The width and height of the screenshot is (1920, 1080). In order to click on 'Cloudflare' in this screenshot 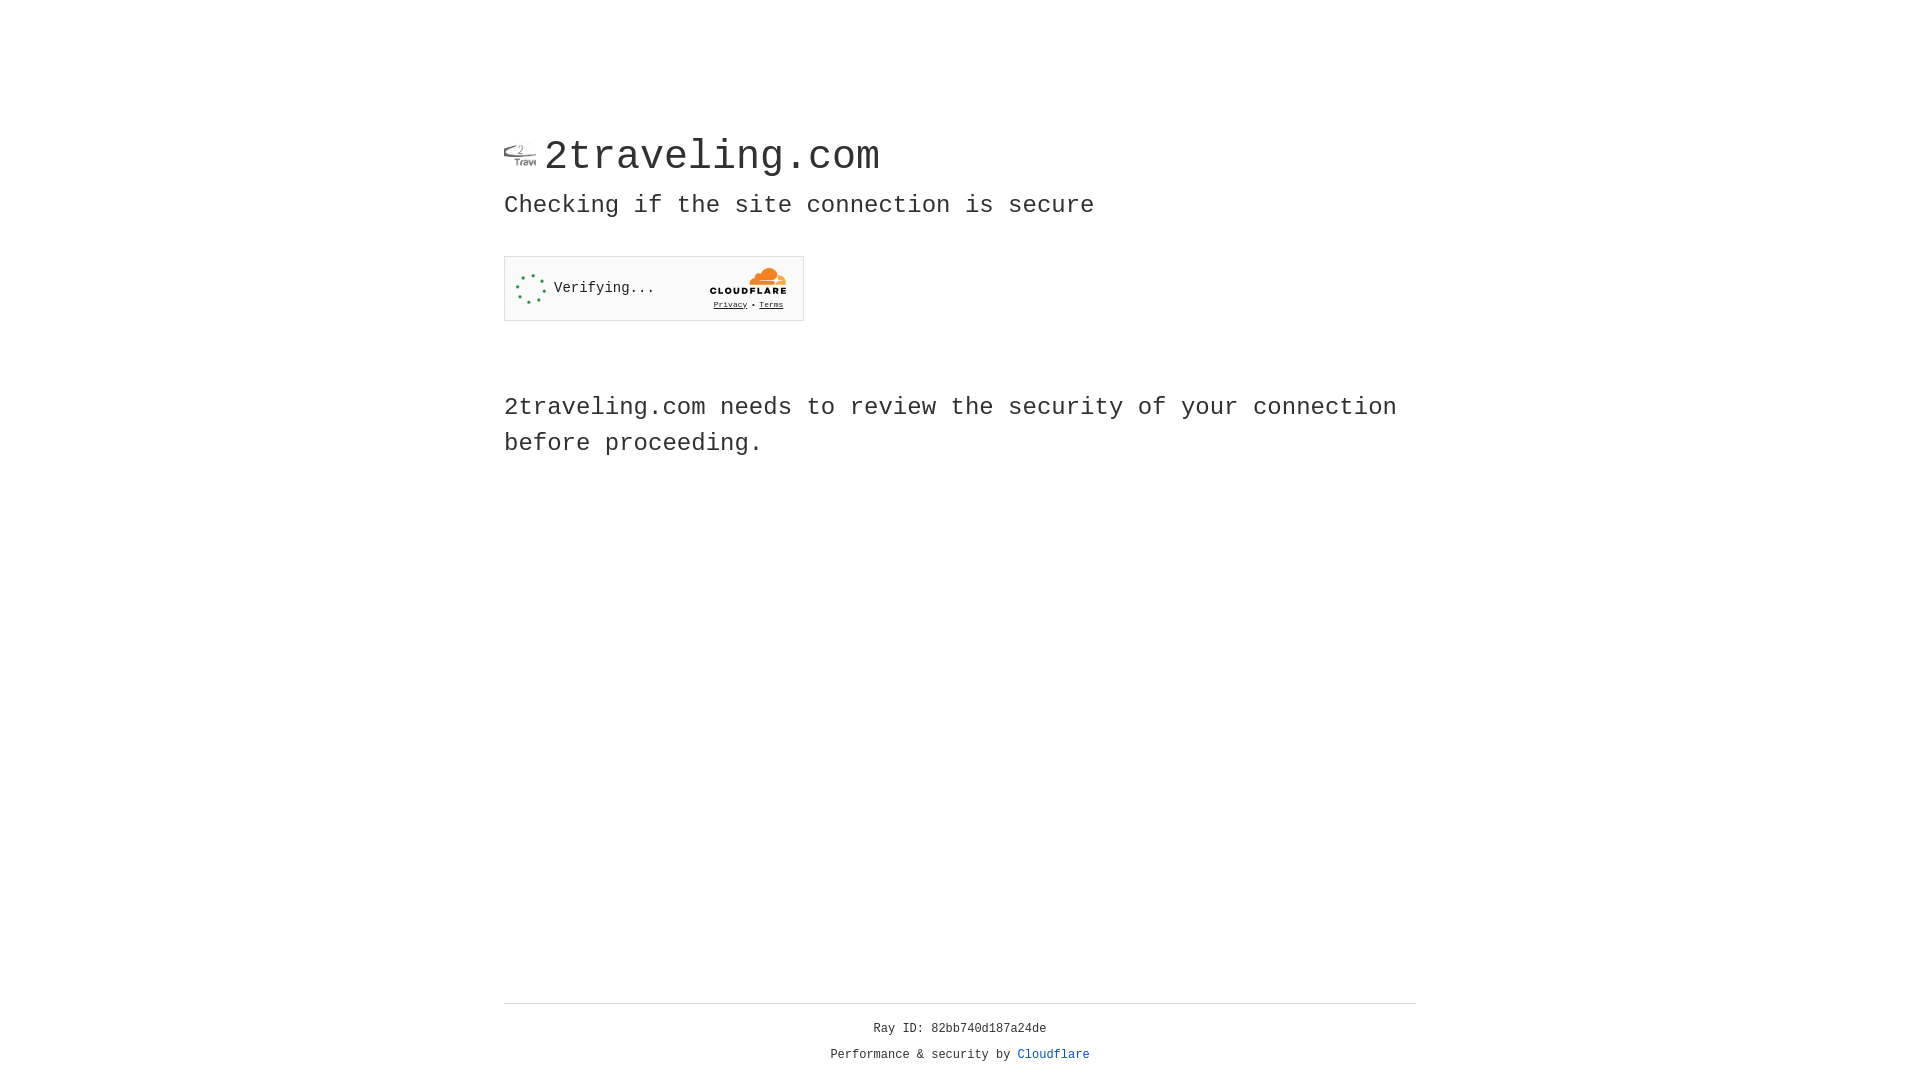, I will do `click(1053, 1054)`.